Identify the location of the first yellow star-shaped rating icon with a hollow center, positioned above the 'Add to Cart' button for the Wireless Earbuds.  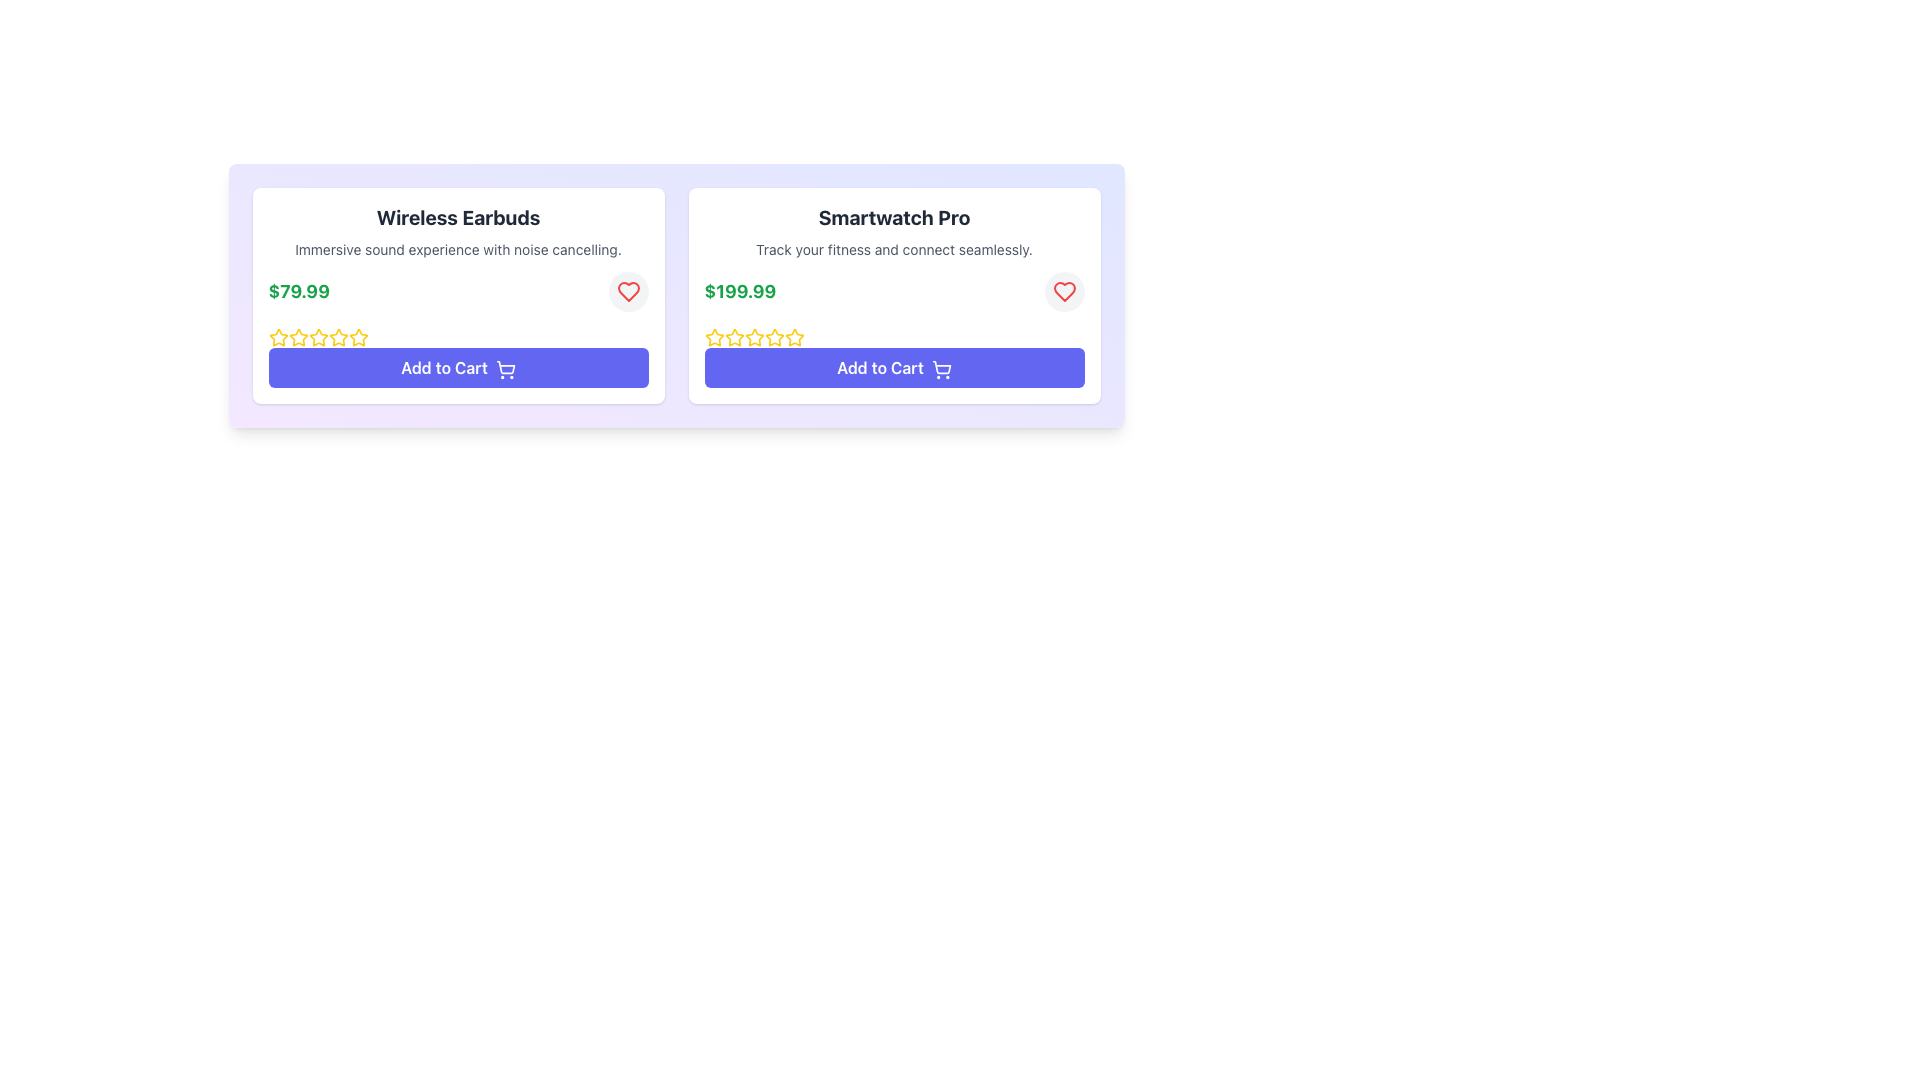
(277, 336).